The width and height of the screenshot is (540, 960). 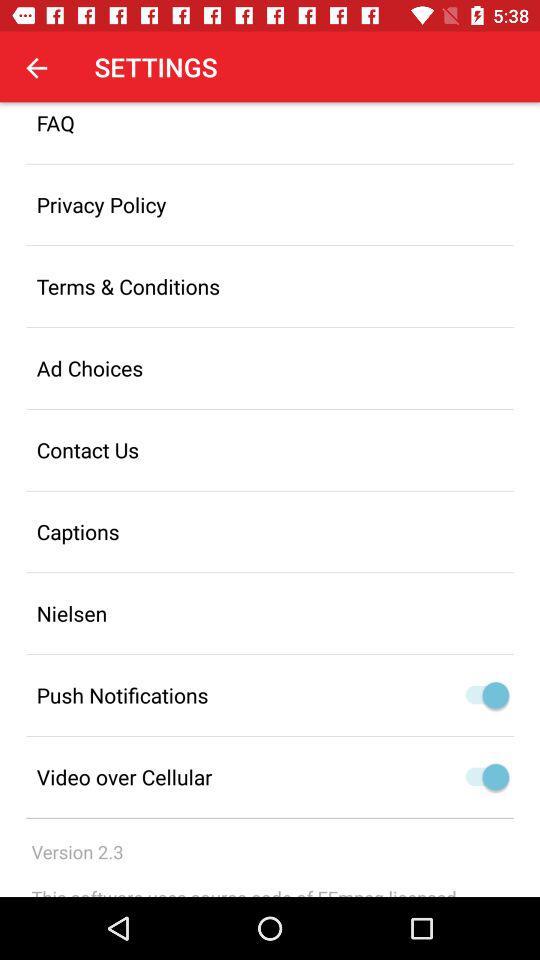 What do you see at coordinates (270, 530) in the screenshot?
I see `icon below contact us` at bounding box center [270, 530].